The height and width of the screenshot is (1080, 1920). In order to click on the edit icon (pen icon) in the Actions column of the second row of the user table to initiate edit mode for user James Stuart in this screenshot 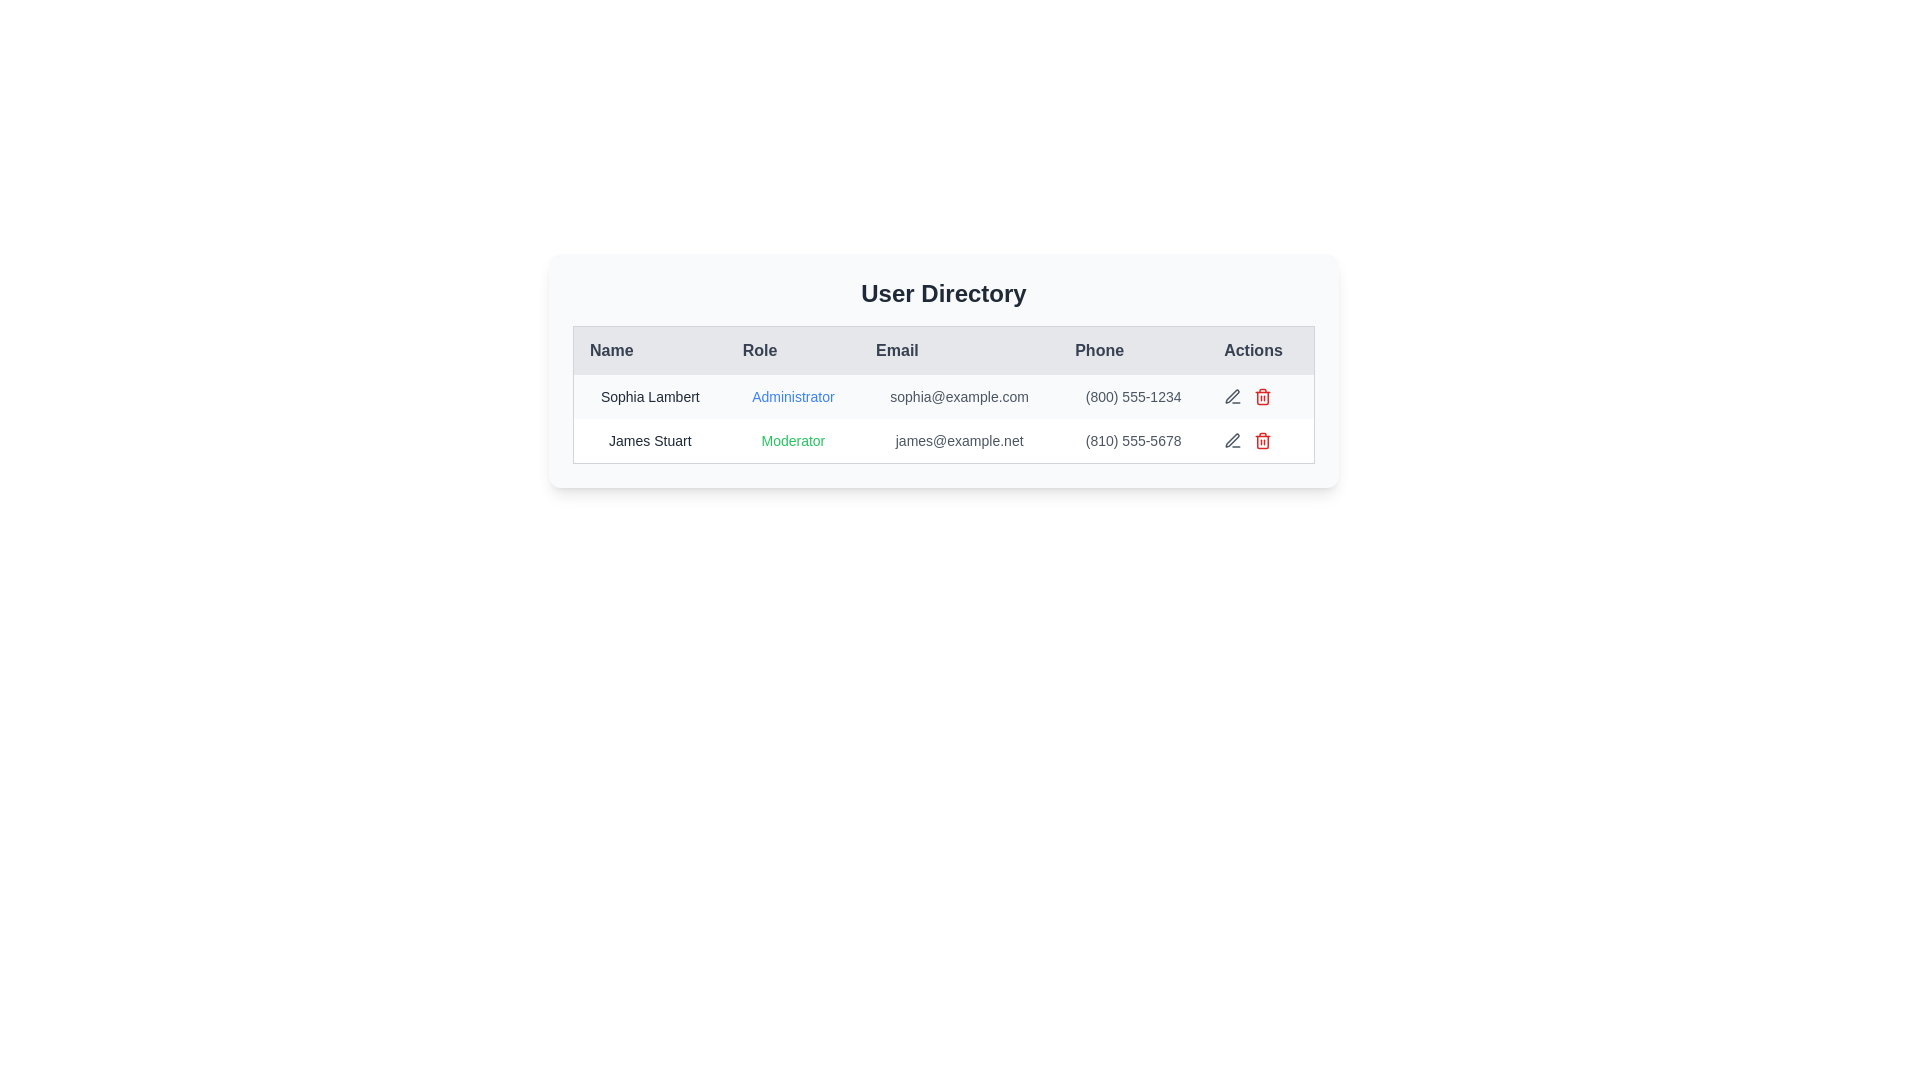, I will do `click(1231, 396)`.